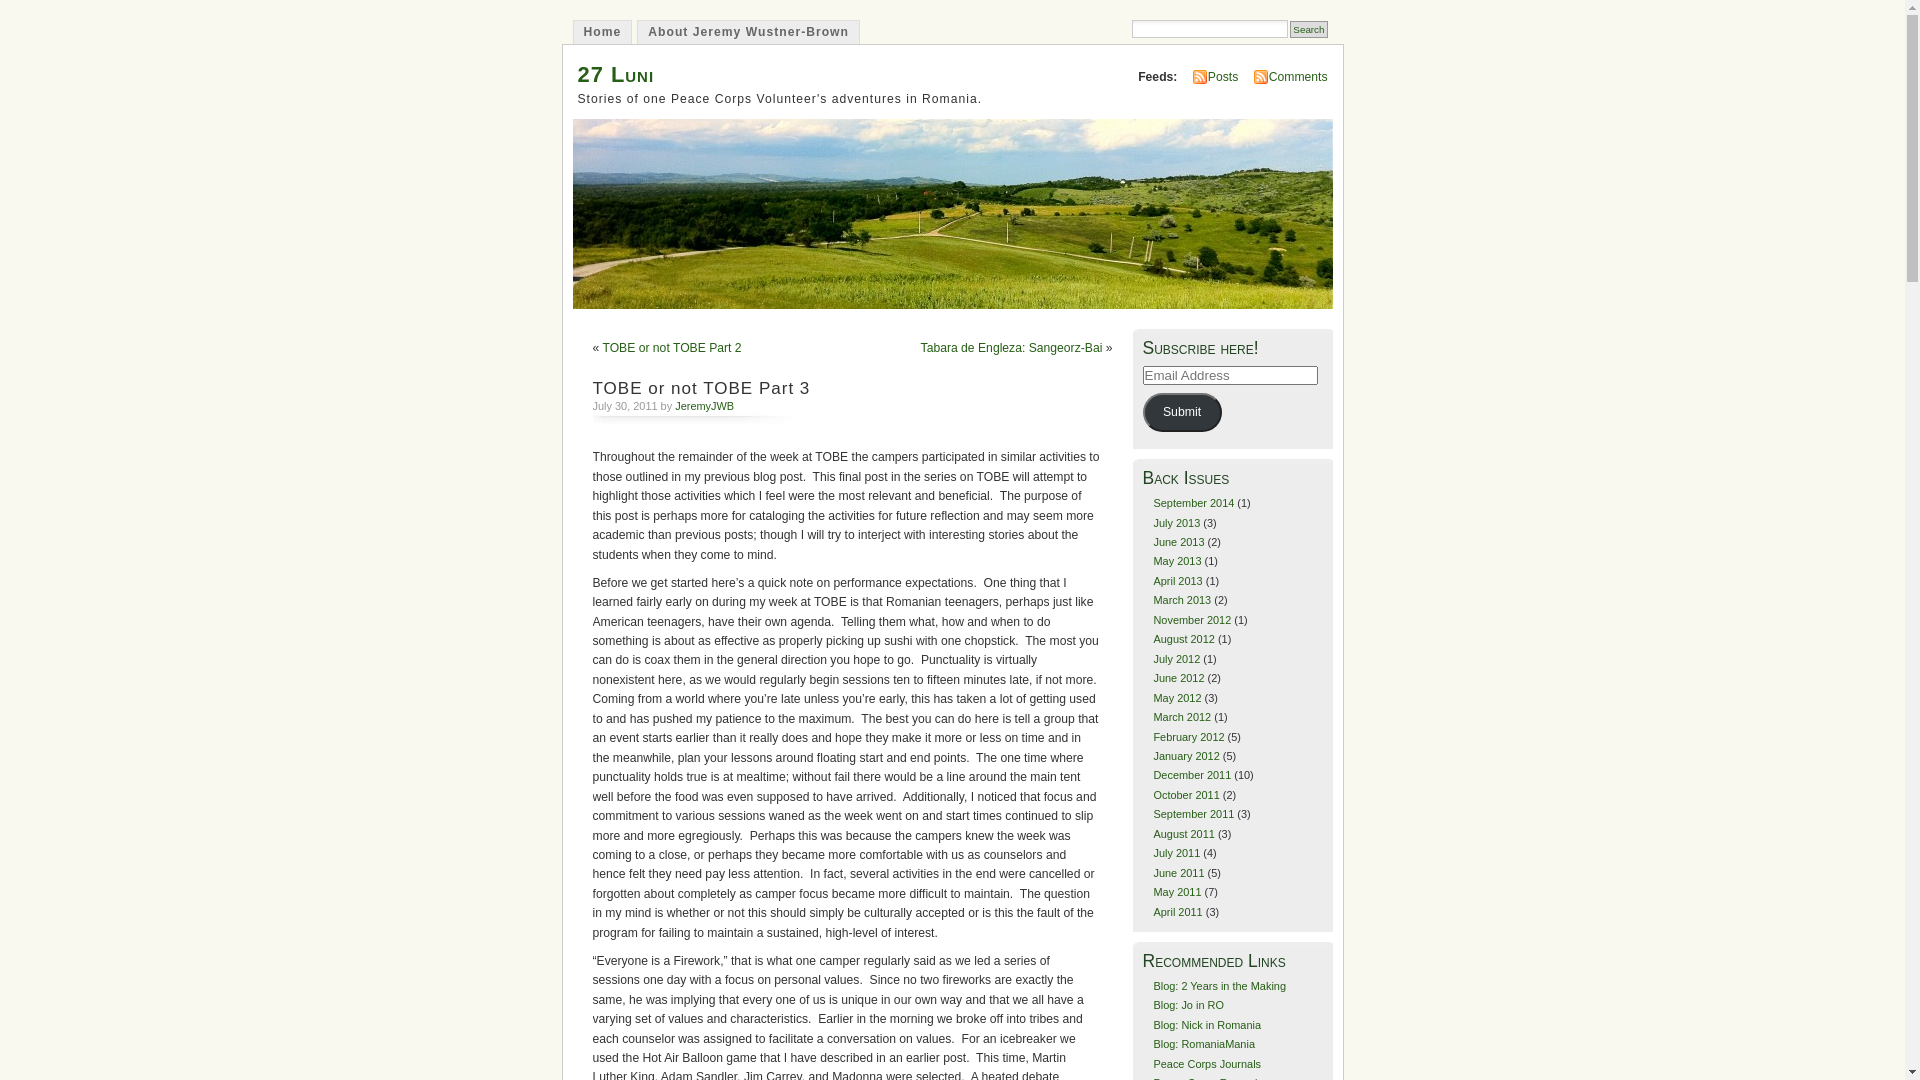 Image resolution: width=1920 pixels, height=1080 pixels. I want to click on 'TOBE or not TOBE Part 2', so click(600, 346).